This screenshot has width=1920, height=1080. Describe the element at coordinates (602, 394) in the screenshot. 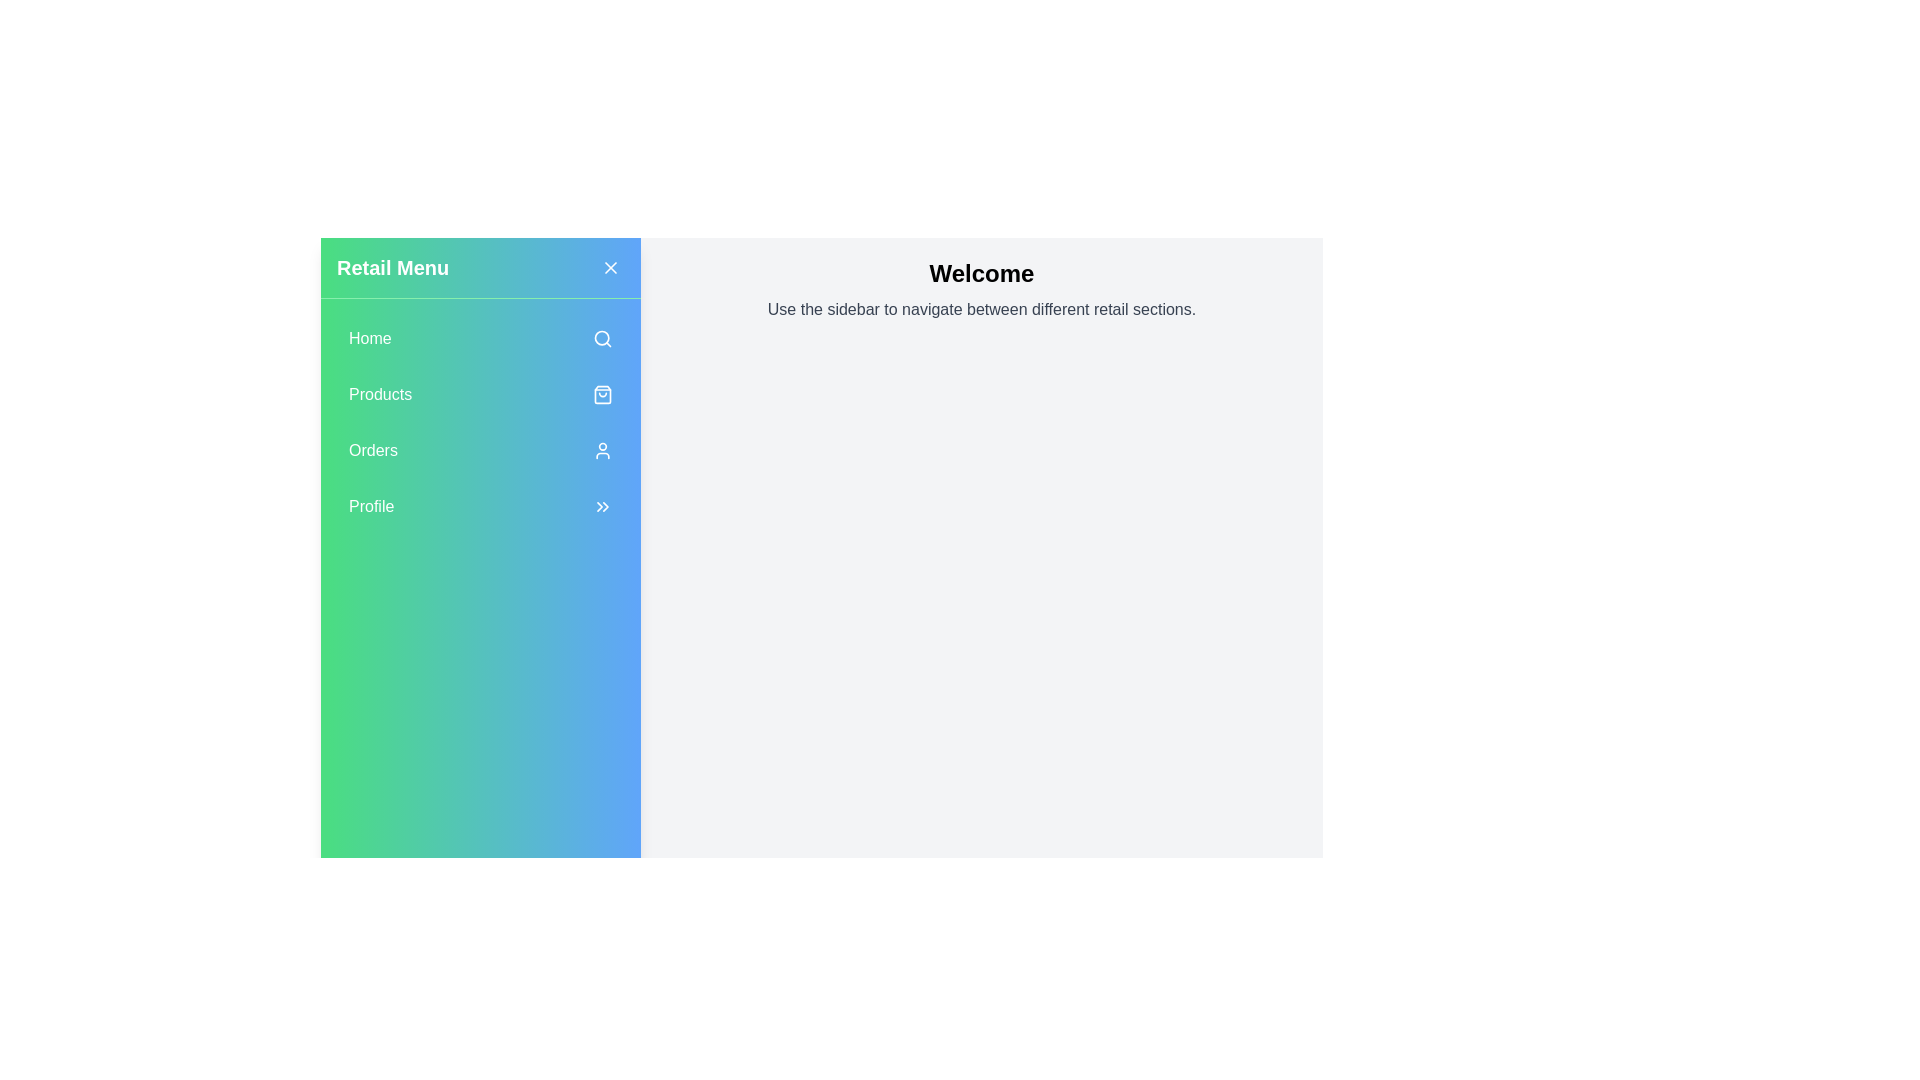

I see `the shopping bag icon in the 'Products' section of the navigation menu, which is positioned at the far right of the 'Products' item` at that location.